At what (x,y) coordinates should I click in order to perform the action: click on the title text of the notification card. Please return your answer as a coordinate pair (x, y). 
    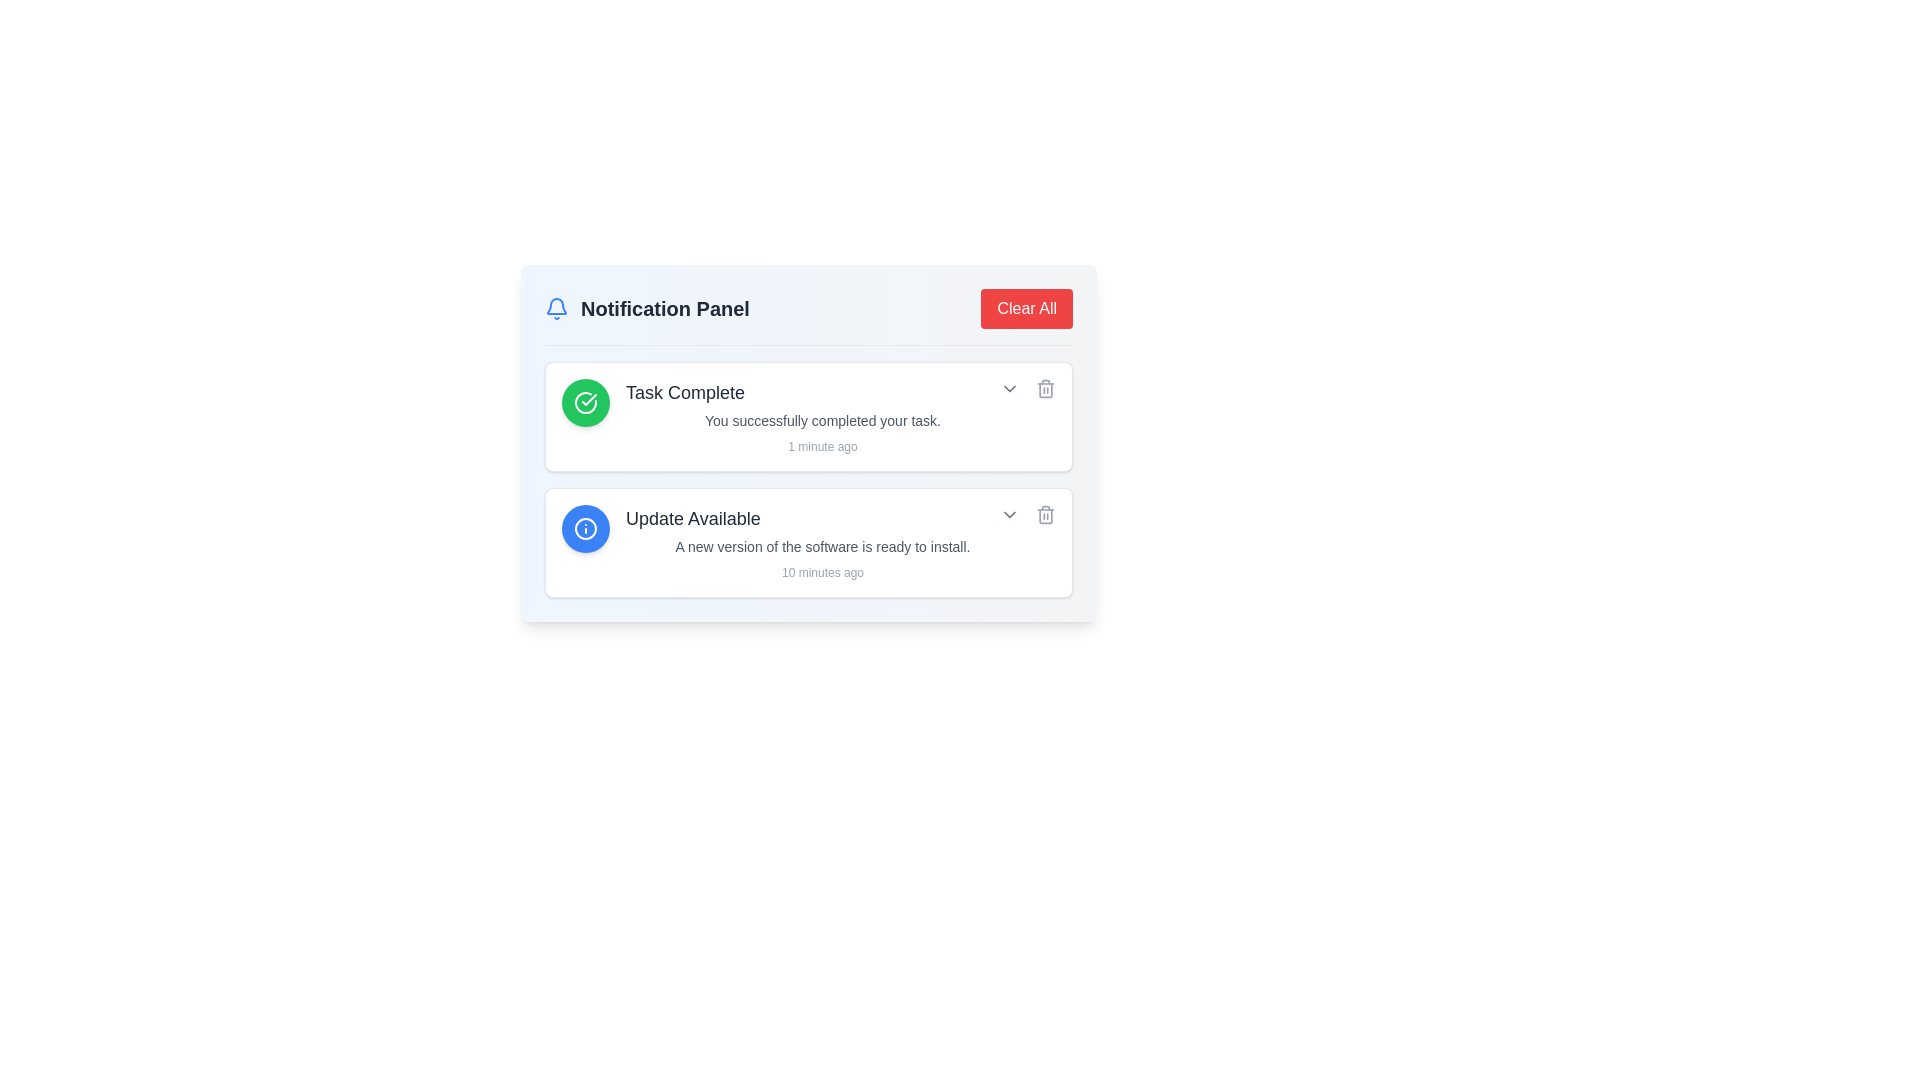
    Looking at the image, I should click on (693, 518).